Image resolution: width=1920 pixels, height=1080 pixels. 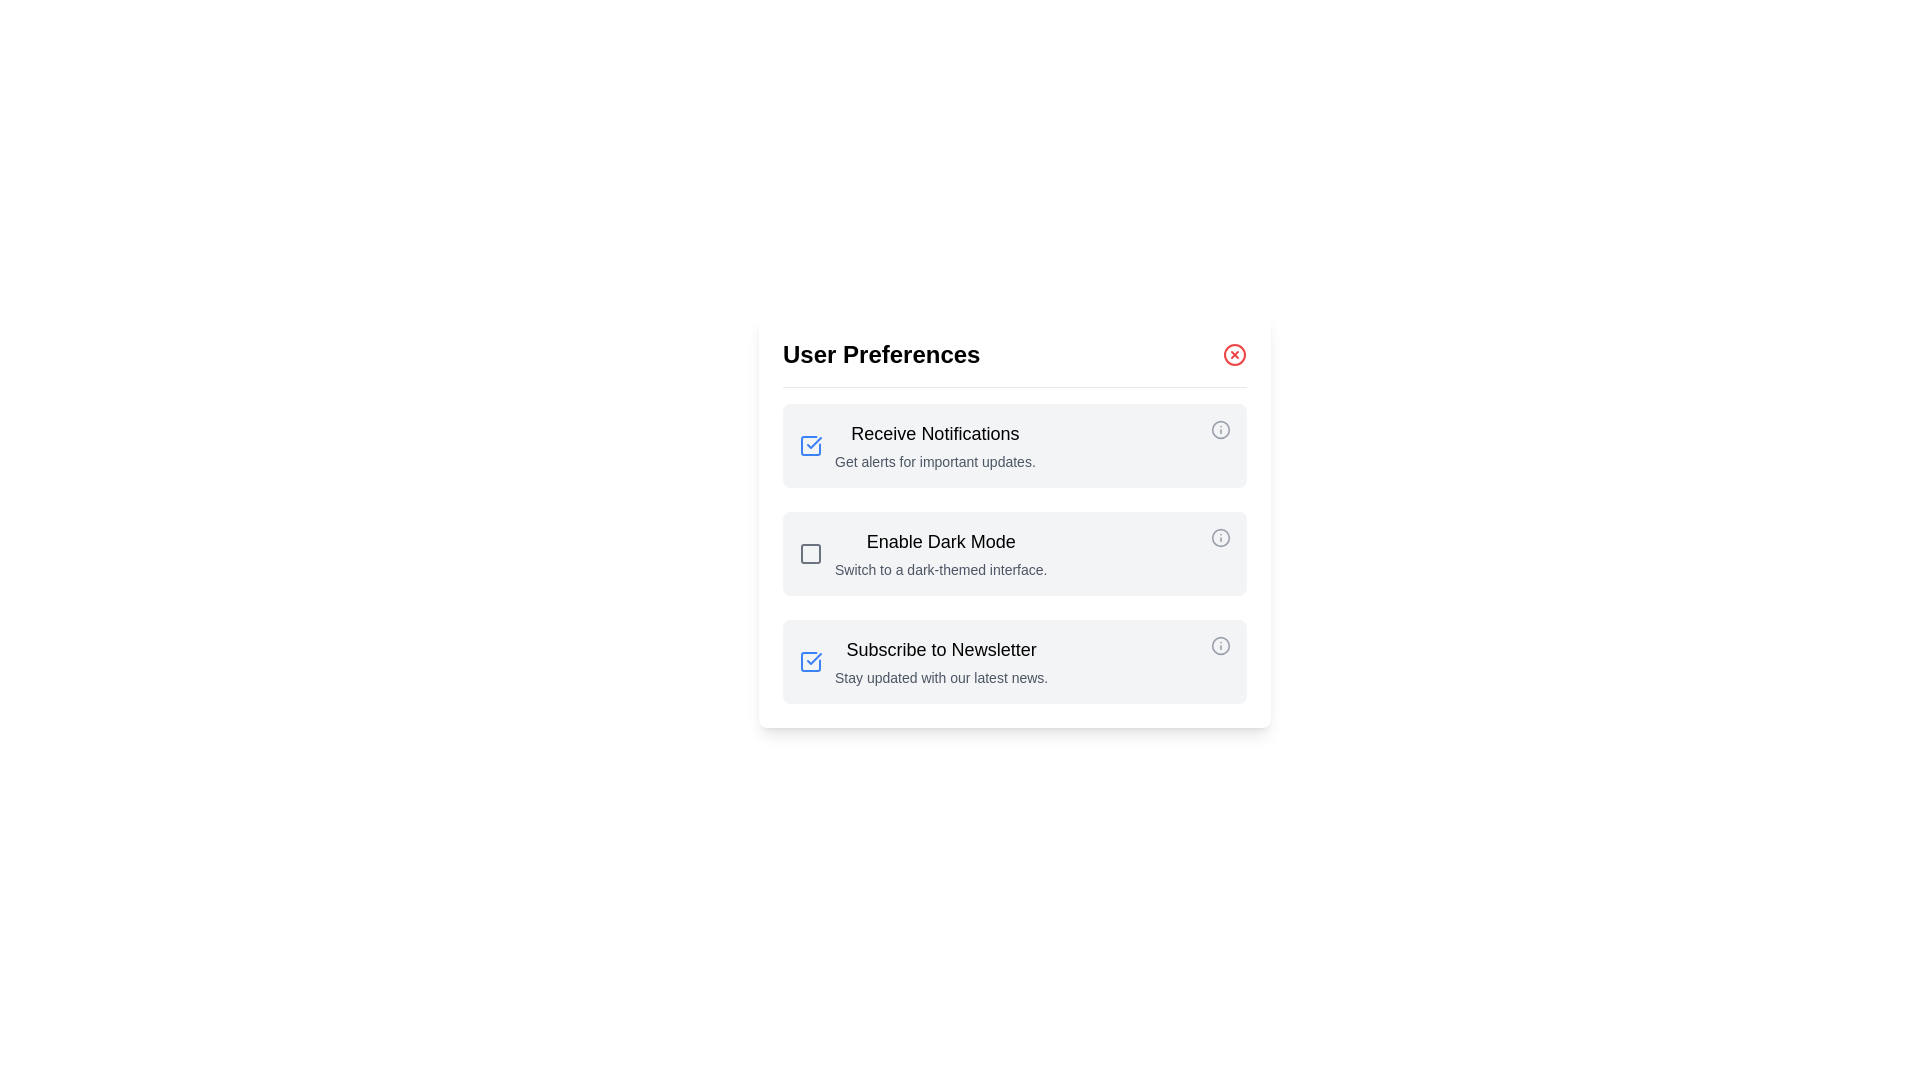 What do you see at coordinates (1233, 353) in the screenshot?
I see `the closing icon button on the right side of the 'User Preferences' header` at bounding box center [1233, 353].